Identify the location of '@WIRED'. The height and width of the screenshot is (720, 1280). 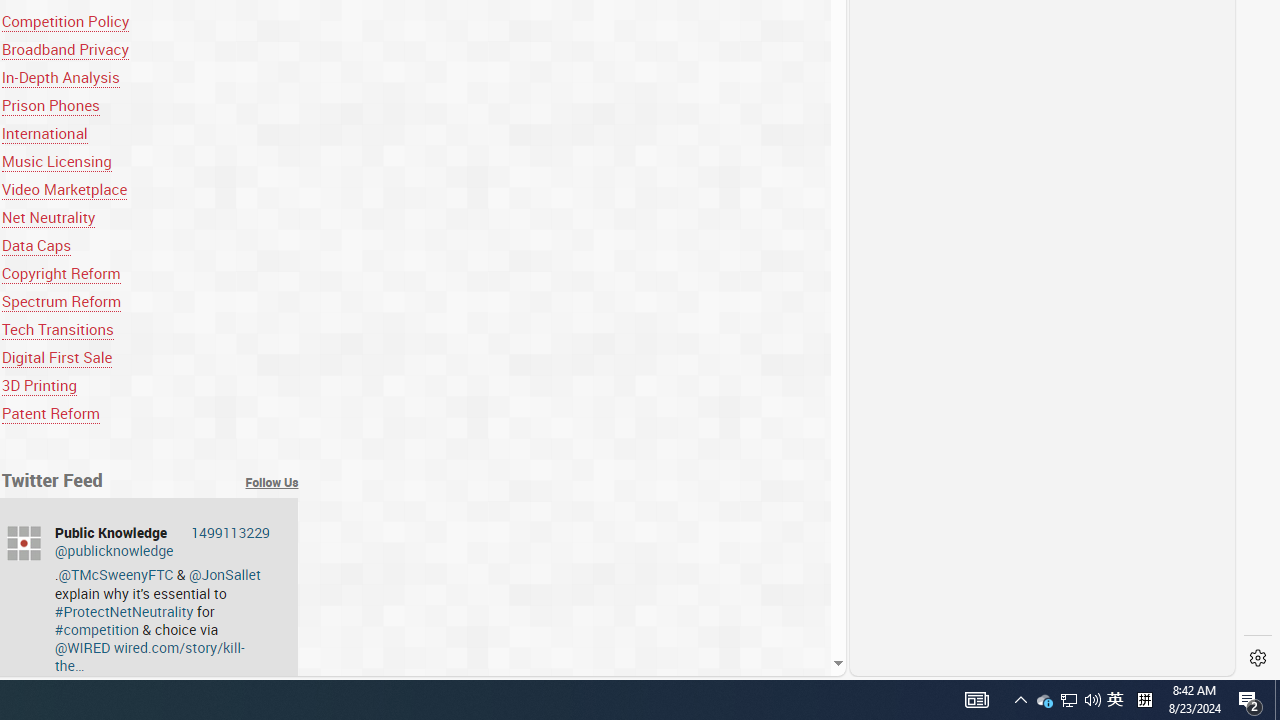
(81, 648).